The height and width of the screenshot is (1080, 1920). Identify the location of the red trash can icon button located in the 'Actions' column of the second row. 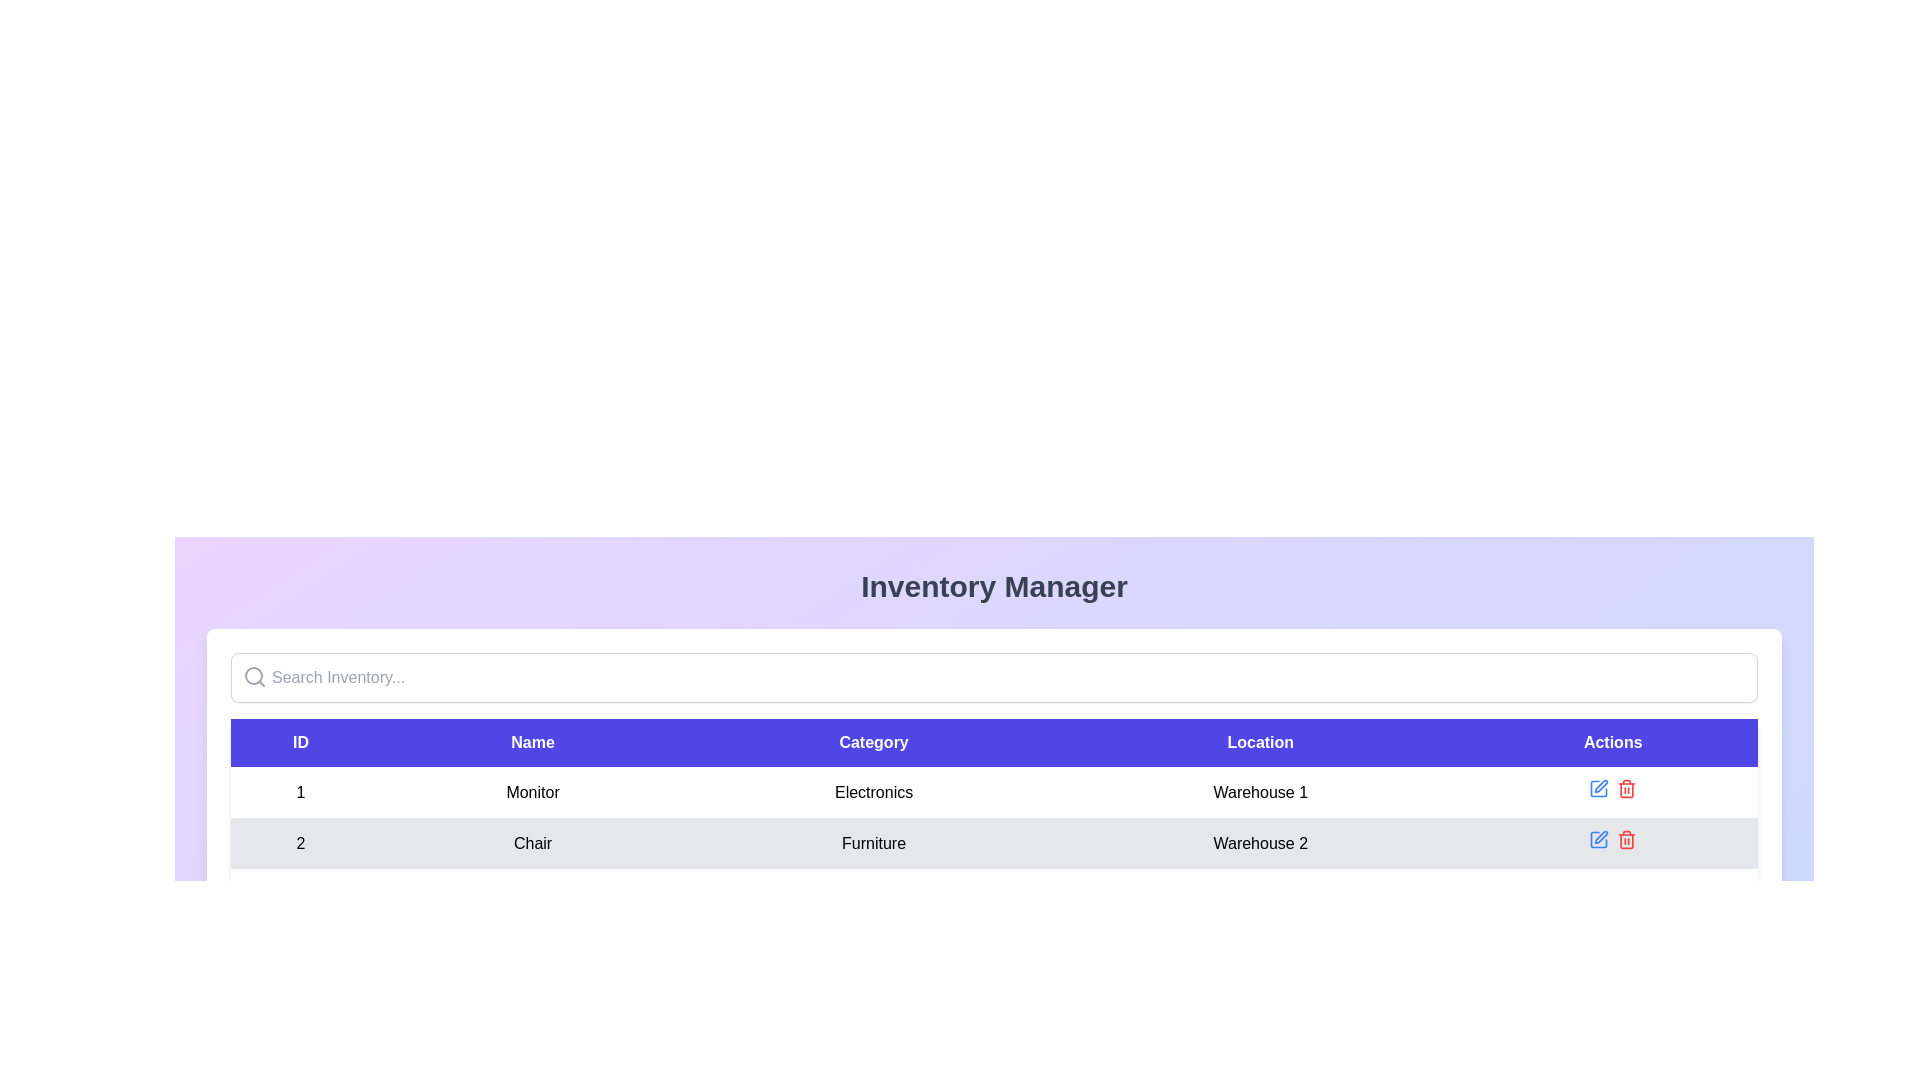
(1627, 840).